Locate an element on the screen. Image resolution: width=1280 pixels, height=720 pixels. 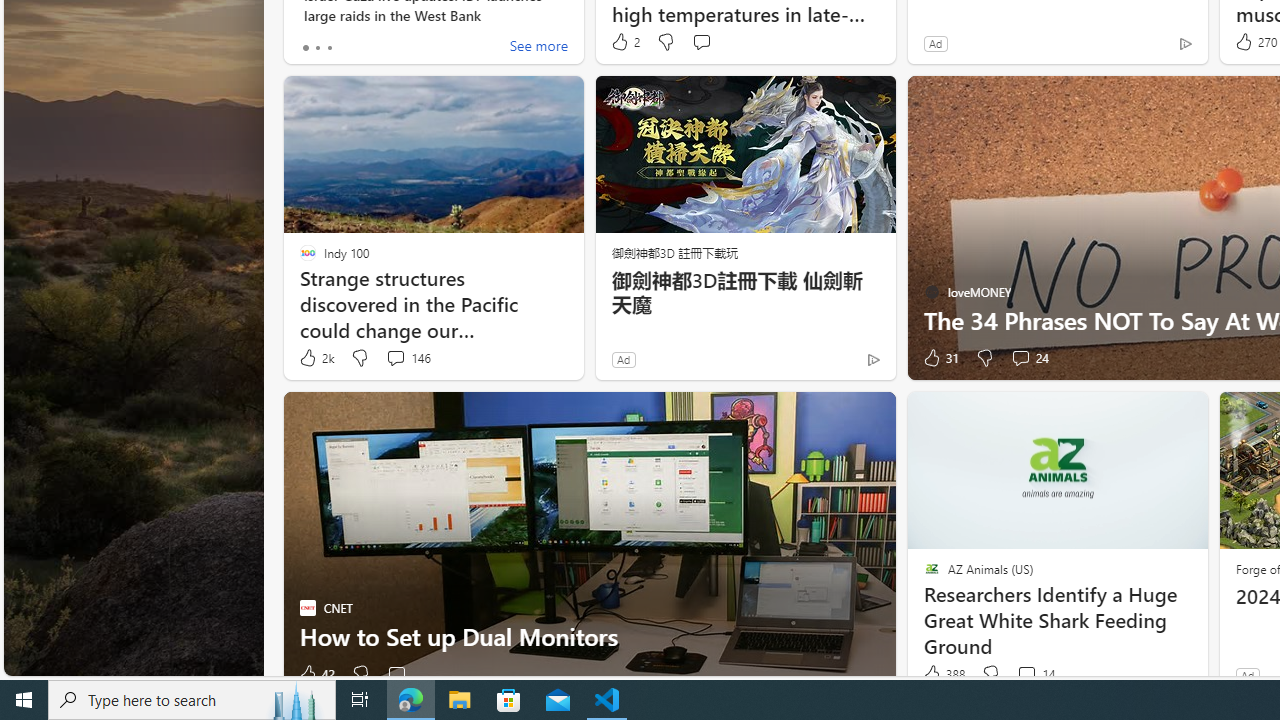
'tab-1' is located at coordinates (316, 46).